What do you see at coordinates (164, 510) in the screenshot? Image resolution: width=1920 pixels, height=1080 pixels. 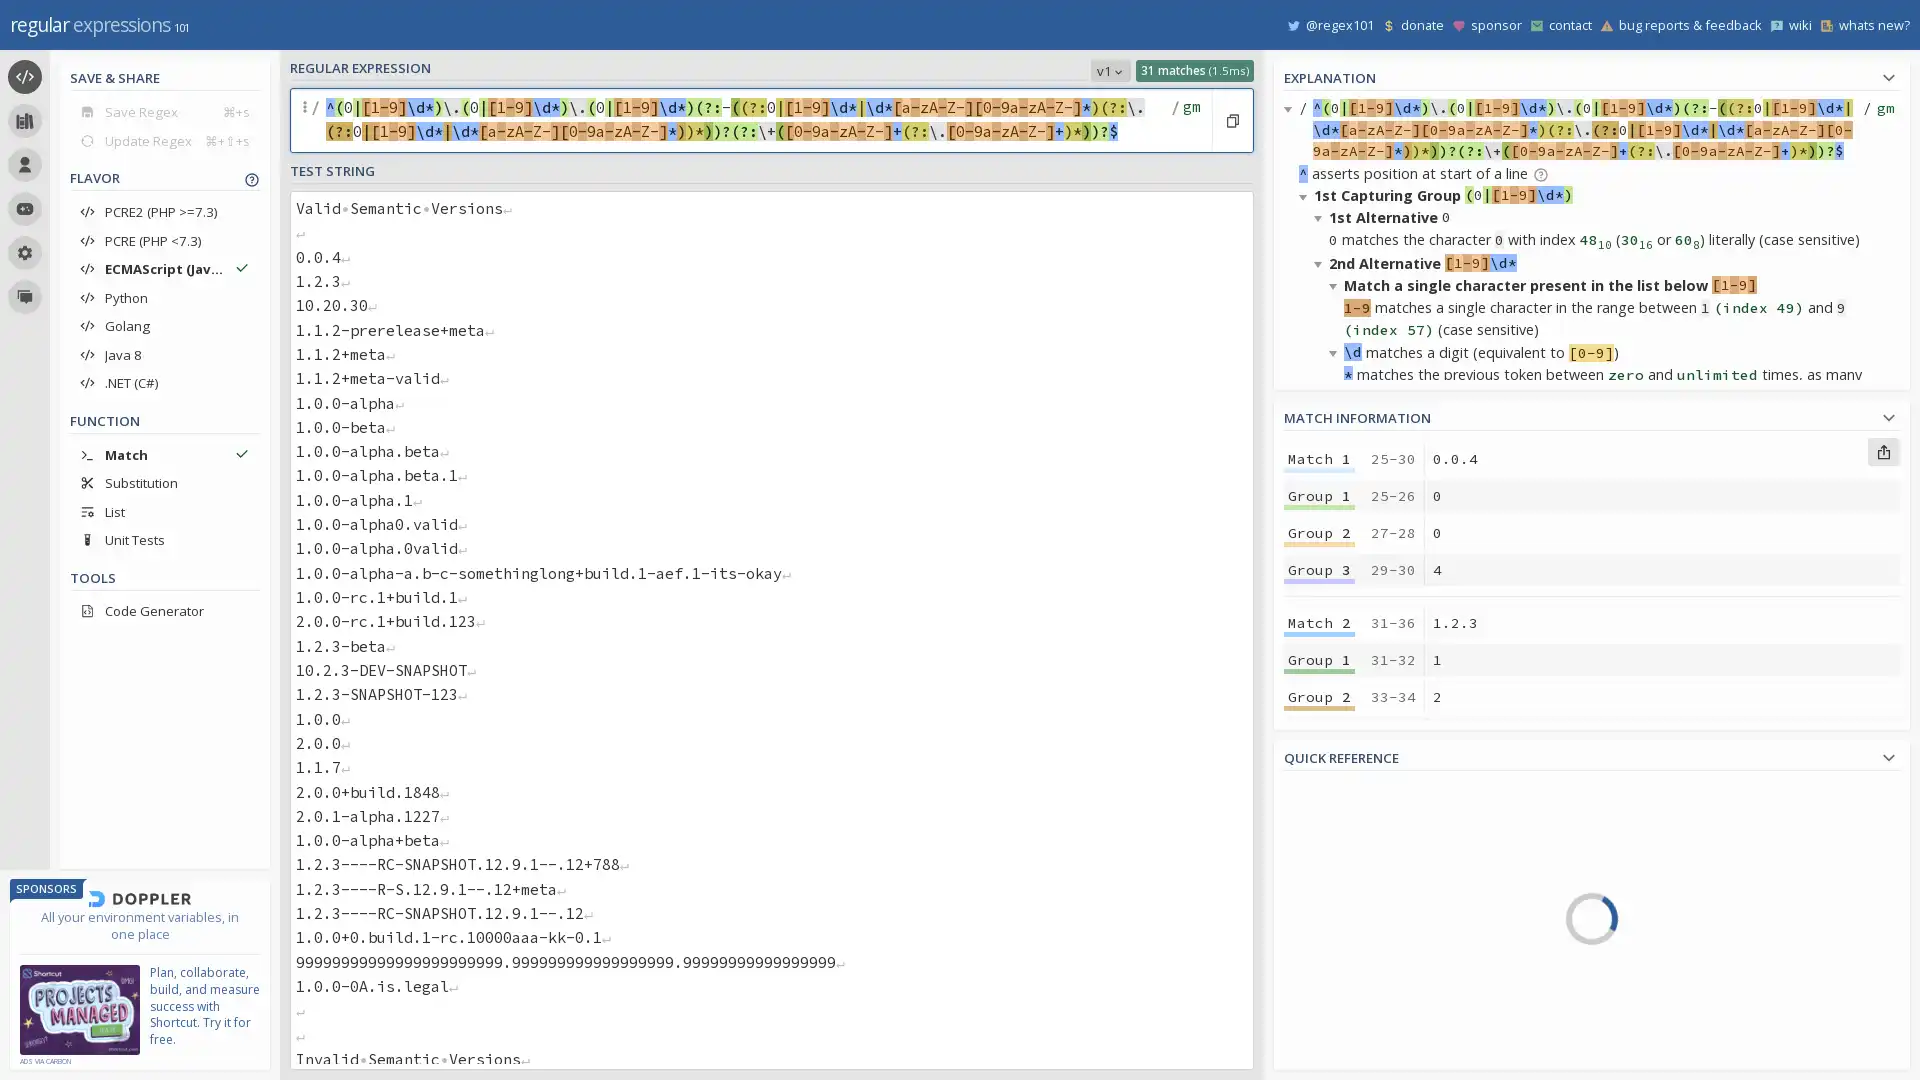 I see `List` at bounding box center [164, 510].